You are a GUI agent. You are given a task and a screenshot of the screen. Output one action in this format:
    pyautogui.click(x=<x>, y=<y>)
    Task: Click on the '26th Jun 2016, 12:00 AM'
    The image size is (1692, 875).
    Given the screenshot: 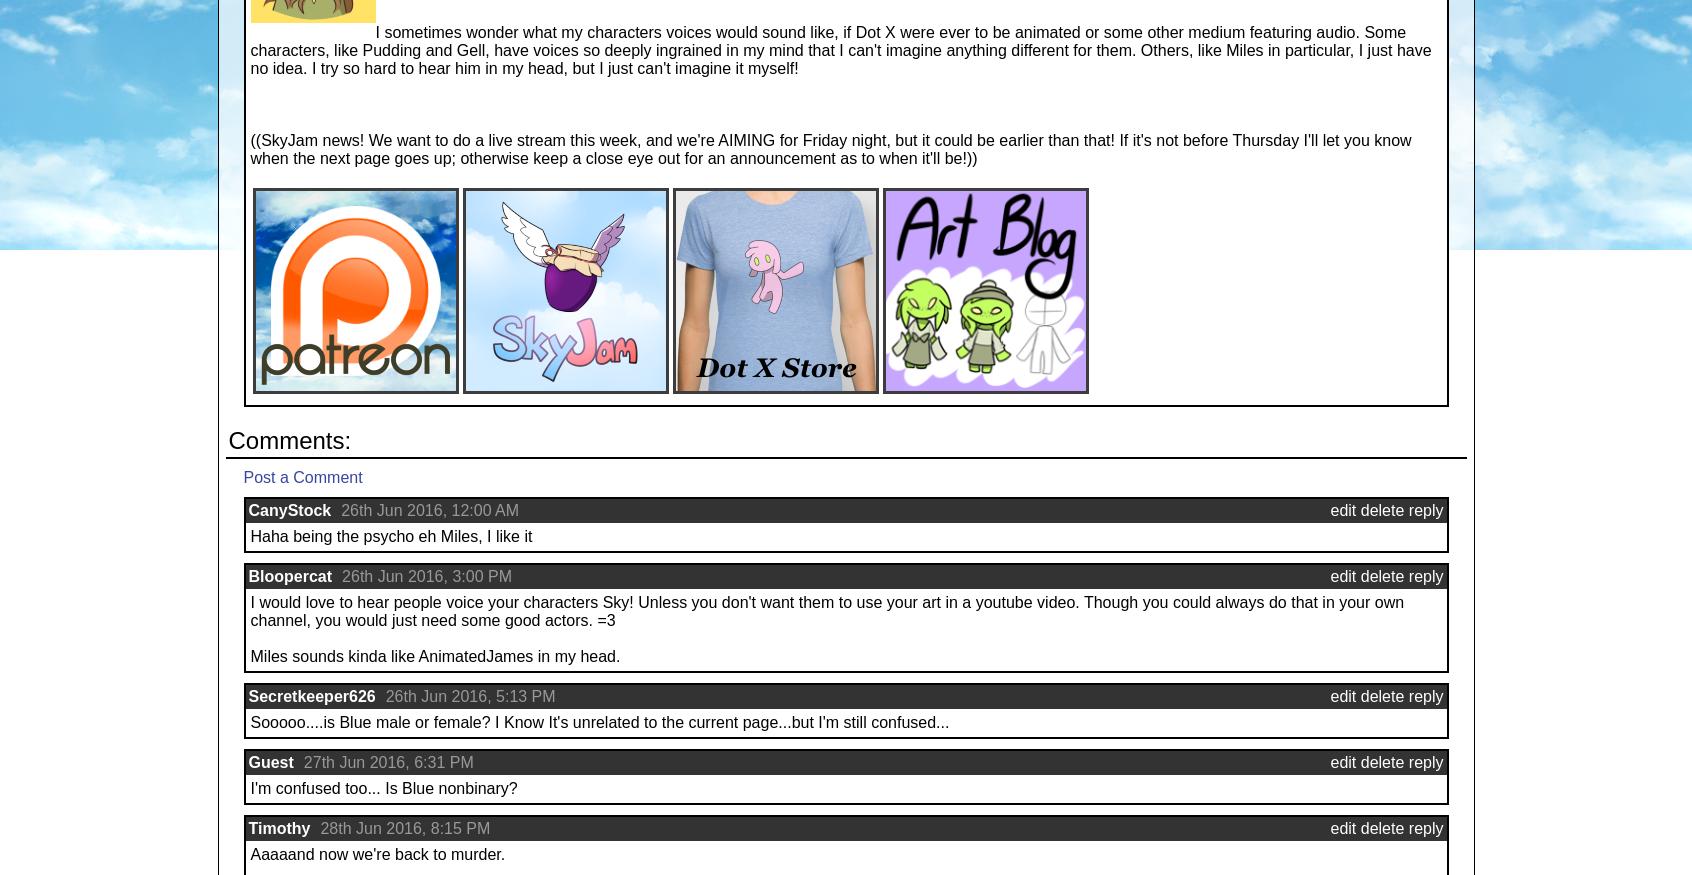 What is the action you would take?
    pyautogui.click(x=428, y=509)
    